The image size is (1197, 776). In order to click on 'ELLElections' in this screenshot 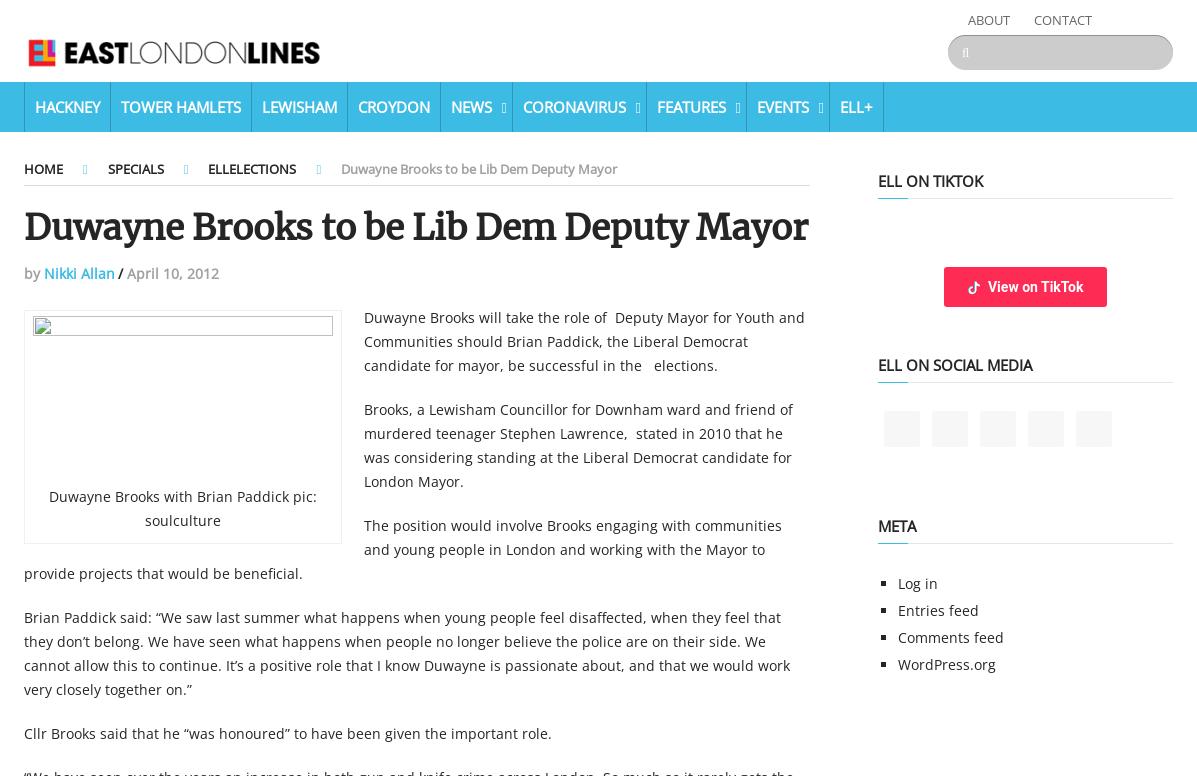, I will do `click(251, 168)`.